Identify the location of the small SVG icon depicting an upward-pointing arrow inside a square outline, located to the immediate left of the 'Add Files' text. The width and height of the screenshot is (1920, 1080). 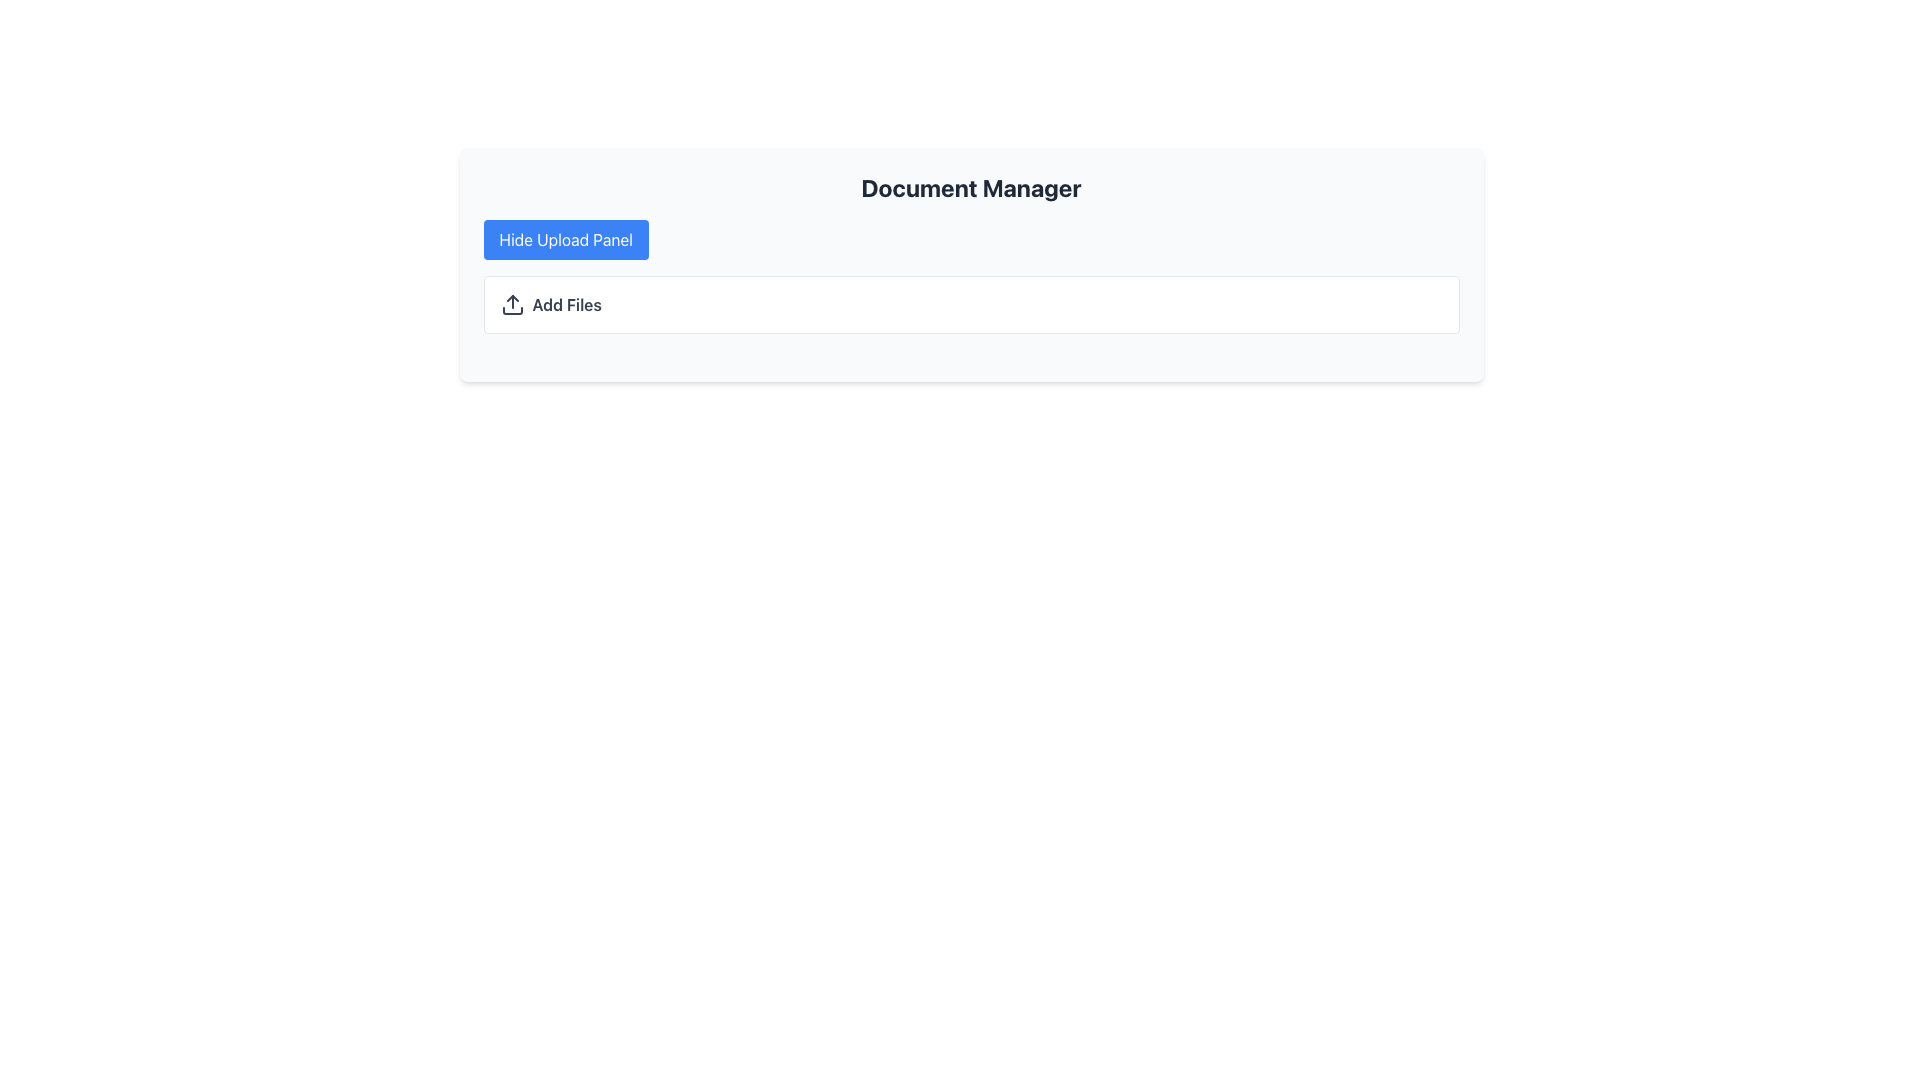
(512, 304).